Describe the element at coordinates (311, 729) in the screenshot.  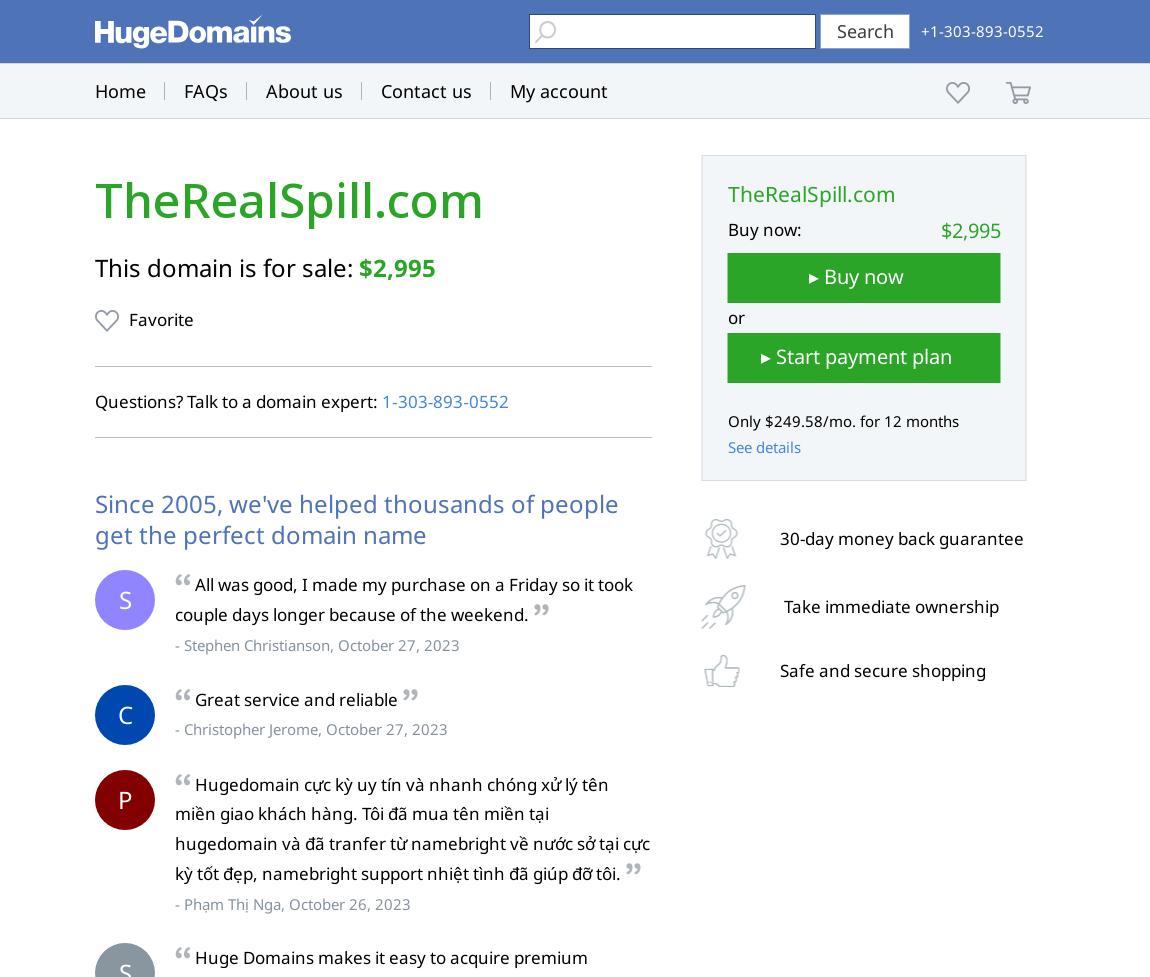
I see `'- Christopher Jerome, October 27, 2023'` at that location.